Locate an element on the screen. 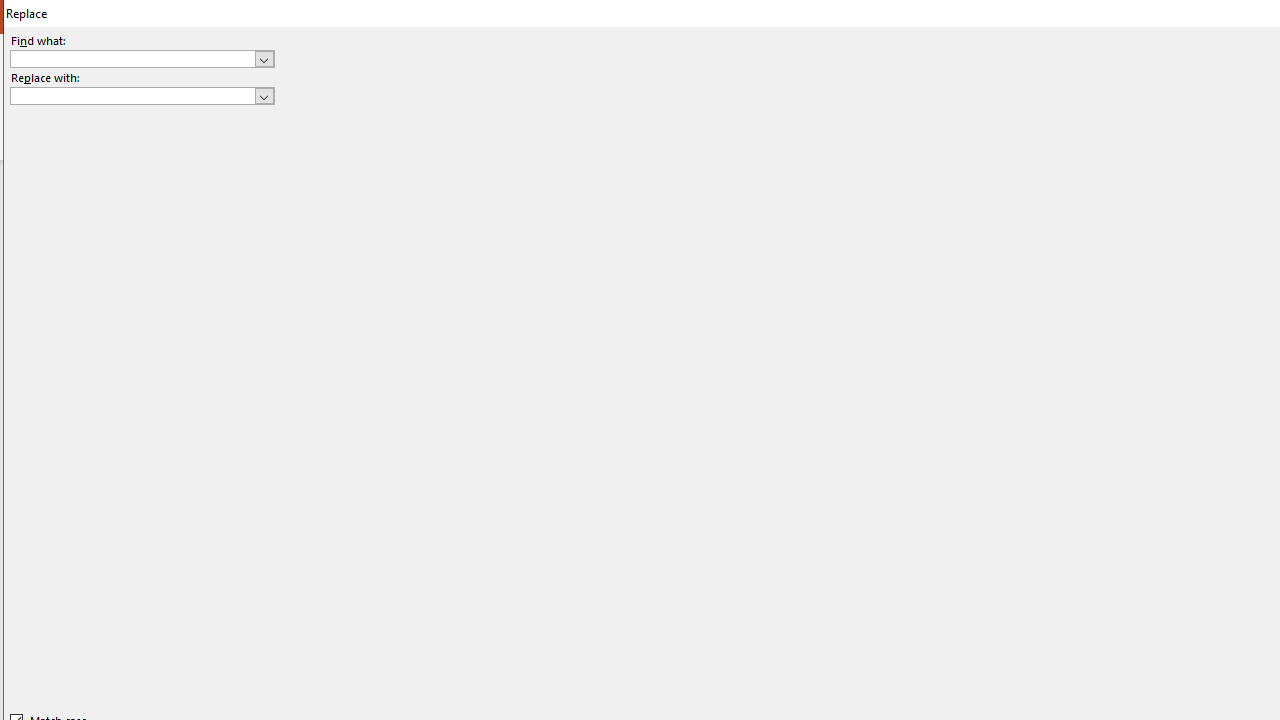  'Replace with' is located at coordinates (141, 96).